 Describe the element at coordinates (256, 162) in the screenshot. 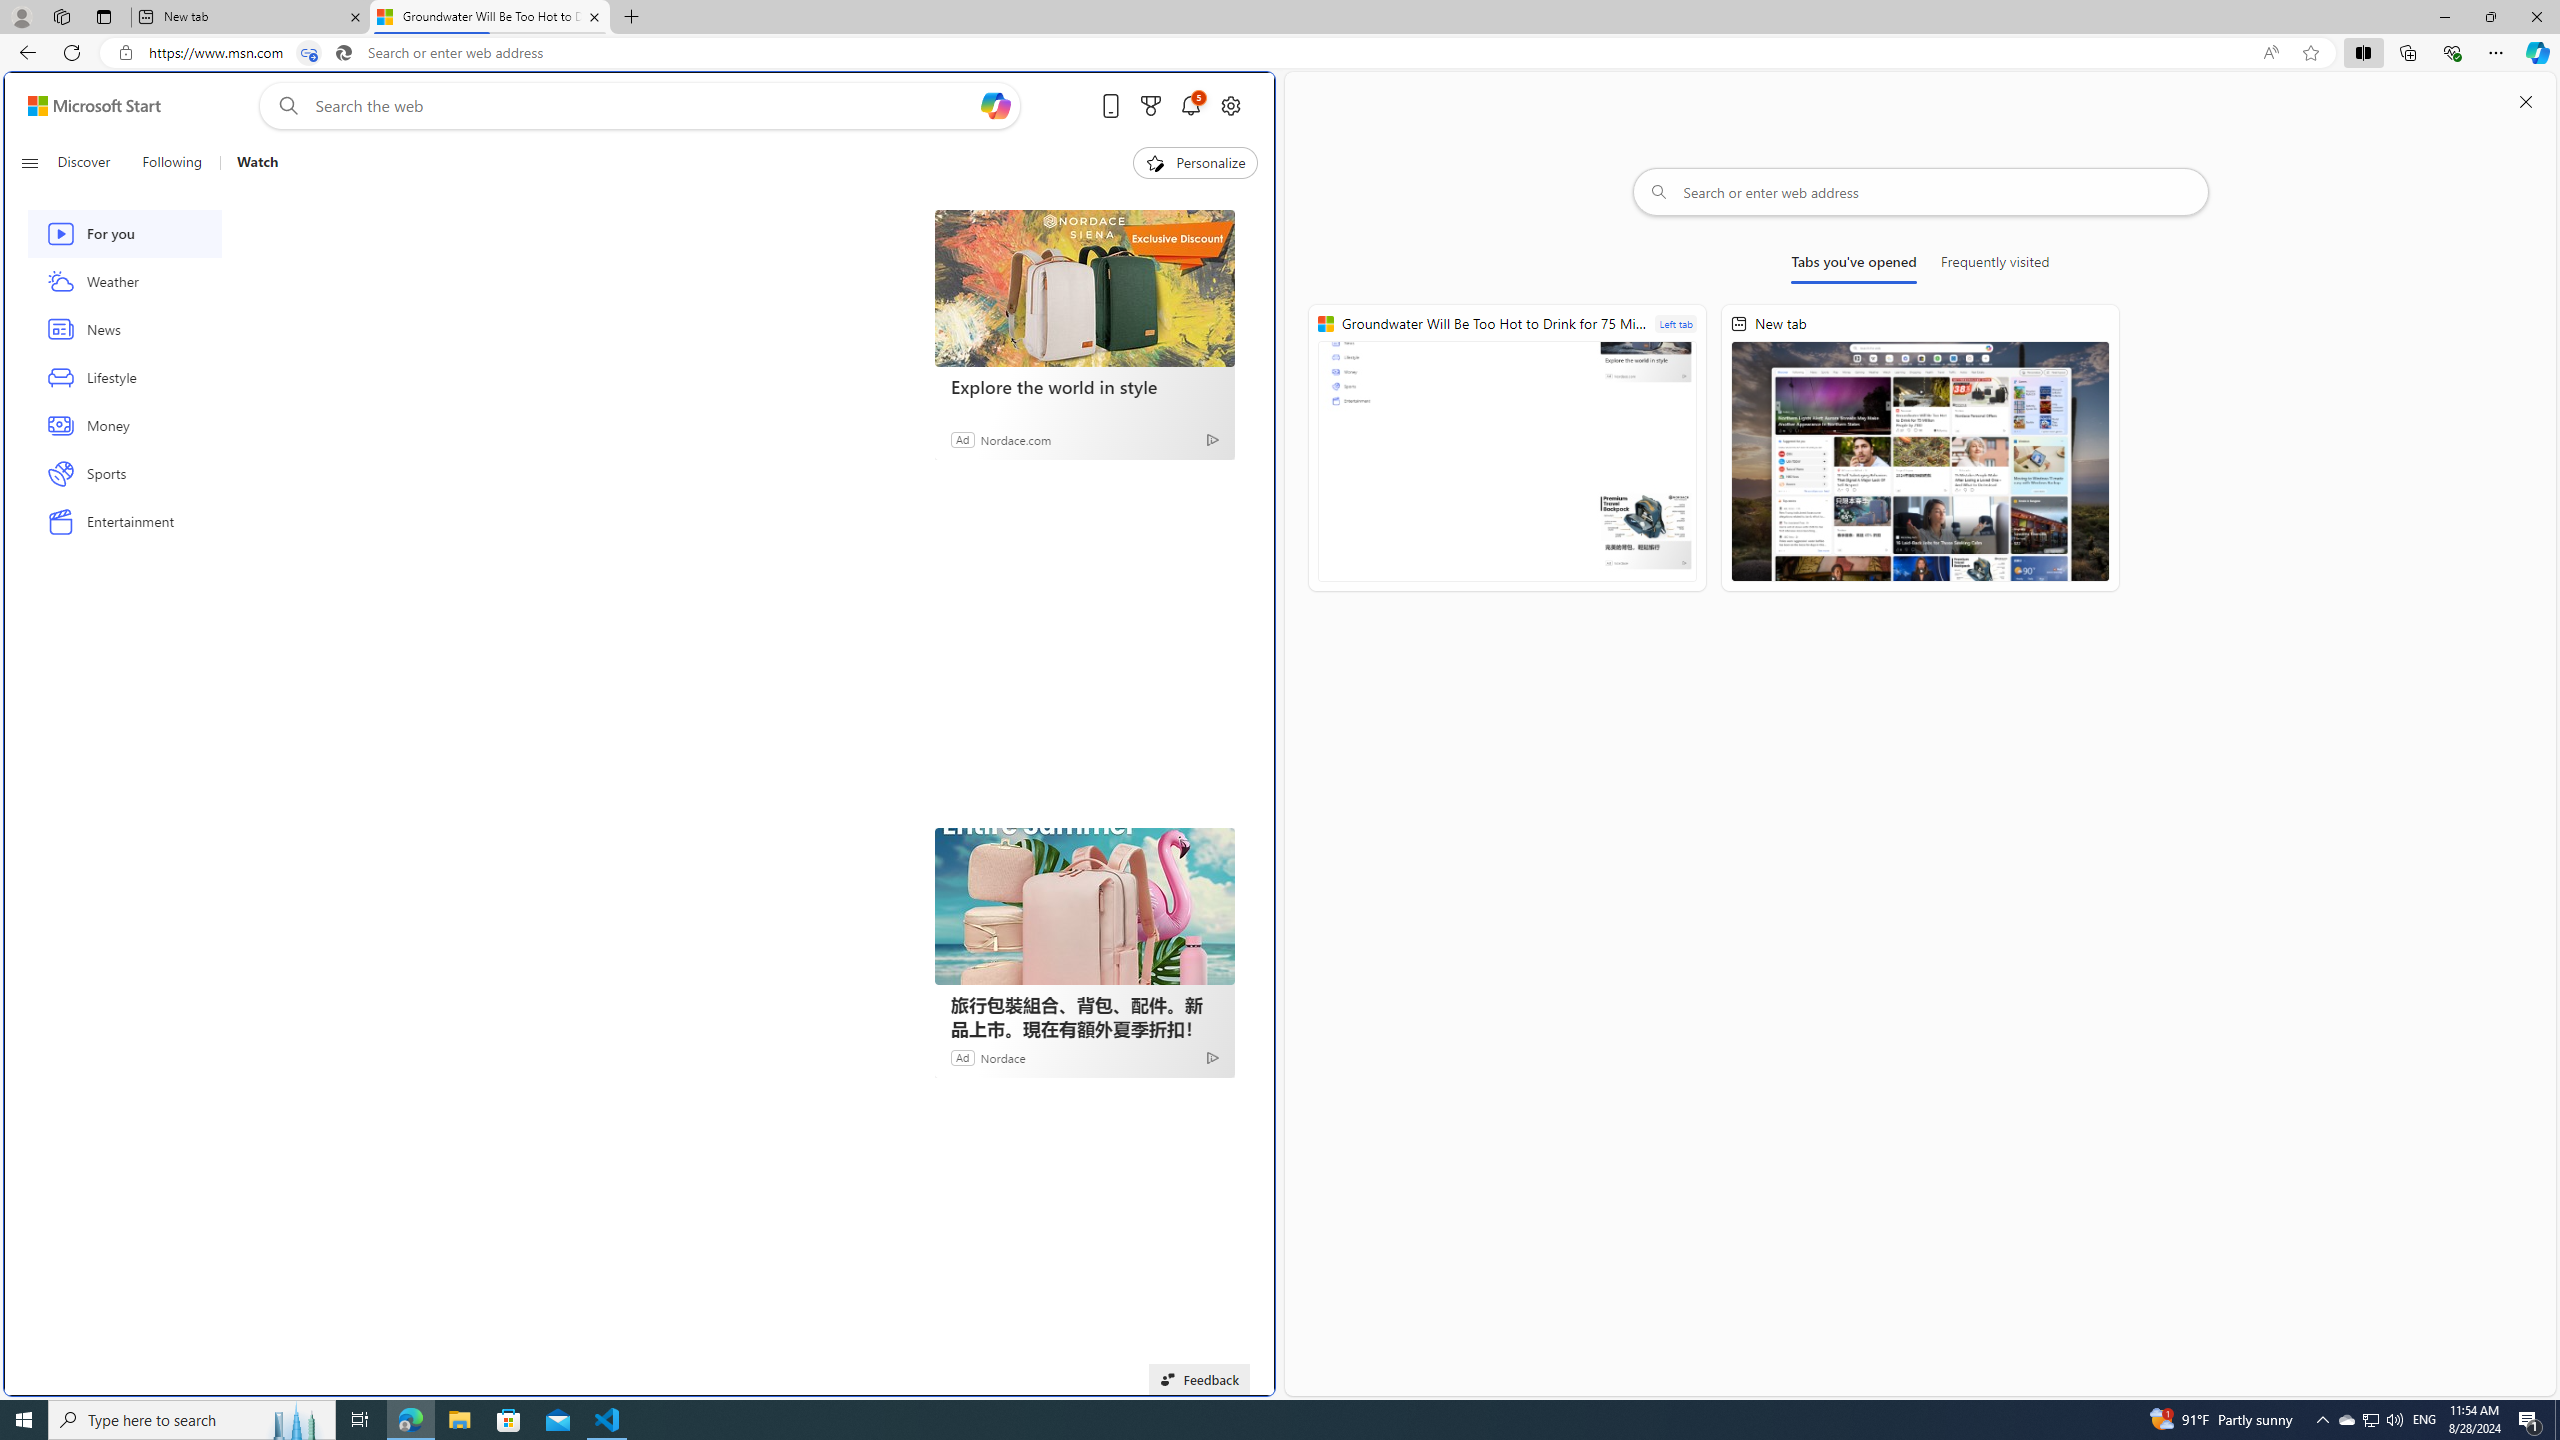

I see `'Watch'` at that location.